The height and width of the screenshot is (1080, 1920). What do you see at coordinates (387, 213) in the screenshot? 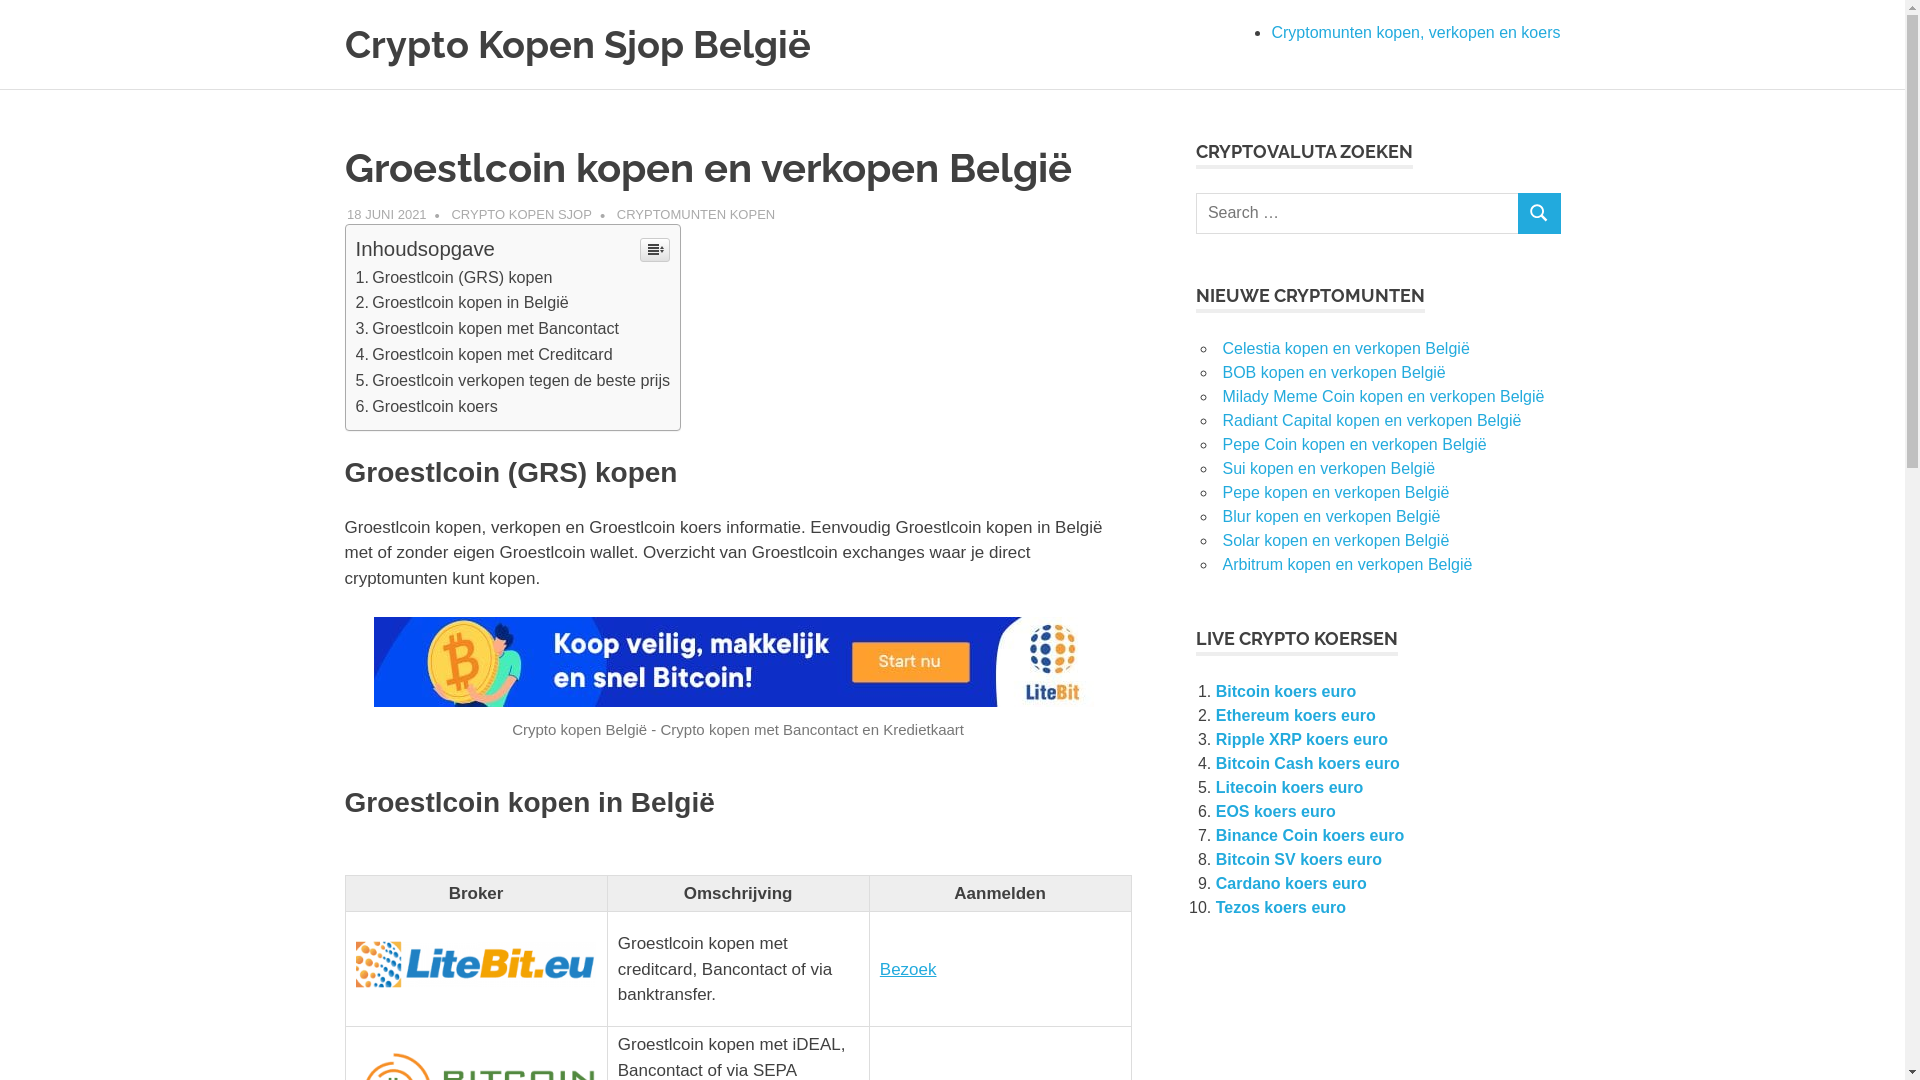
I see `'18 JUNI 2021'` at bounding box center [387, 213].